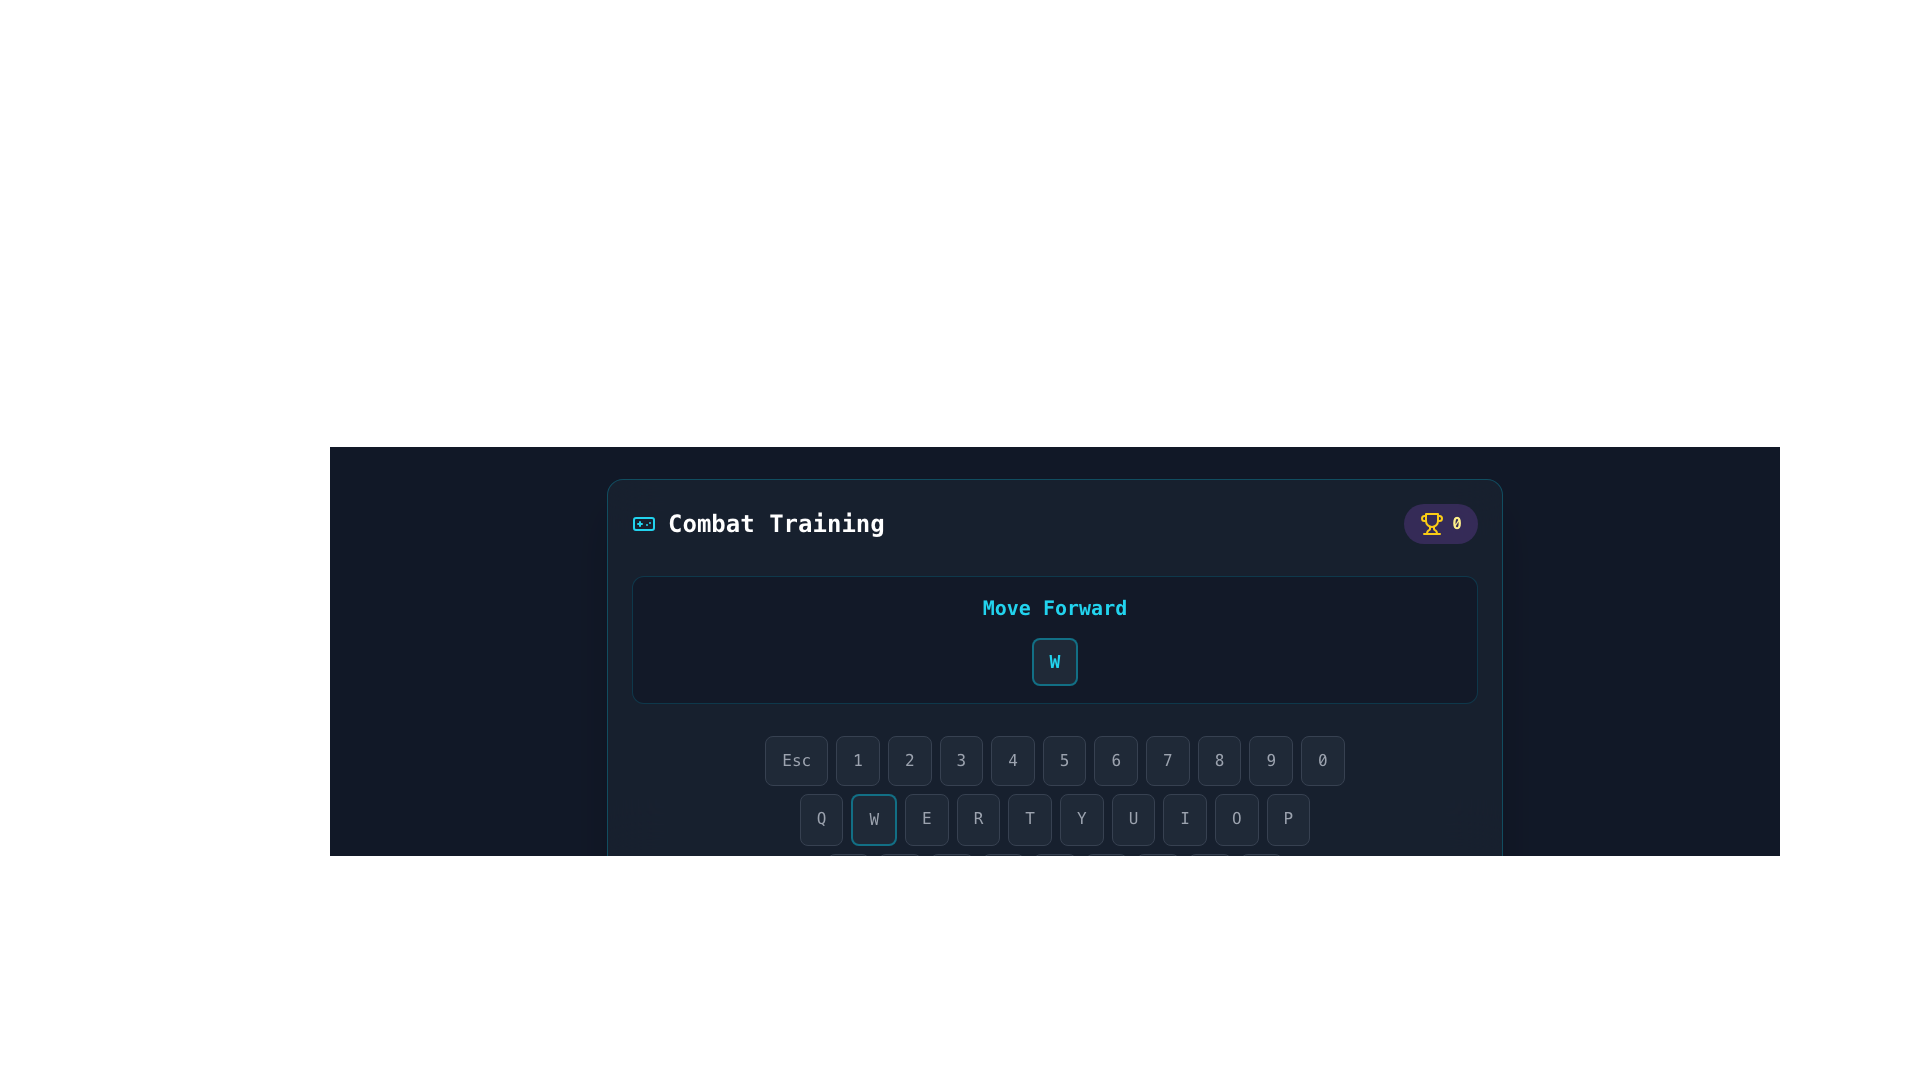  I want to click on the fifth button in the first row of a keyboard-like interface, which is a key-like component used for input or selection, so click(1054, 760).